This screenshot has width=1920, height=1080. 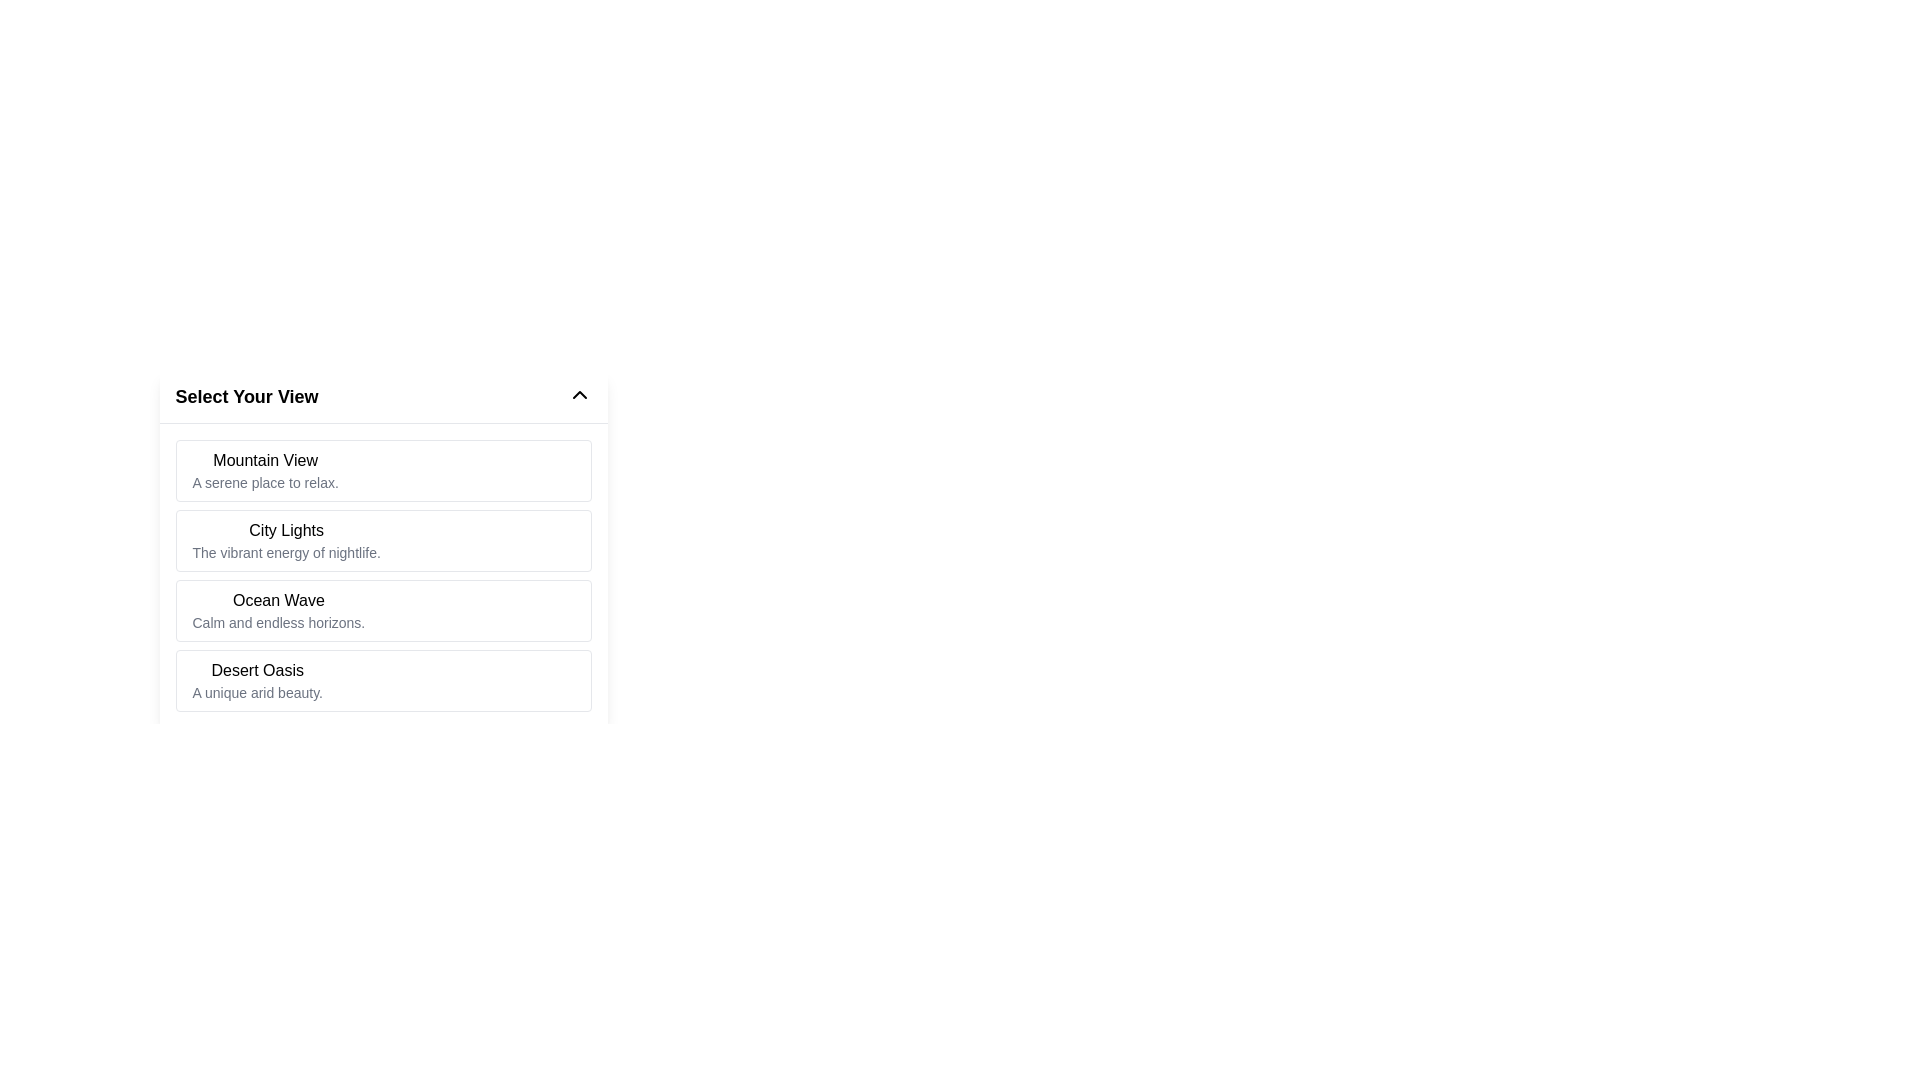 What do you see at coordinates (285, 552) in the screenshot?
I see `the description text that provides additional details about the 'City Lights' option in the selection menu, located below the title 'City Lights'` at bounding box center [285, 552].